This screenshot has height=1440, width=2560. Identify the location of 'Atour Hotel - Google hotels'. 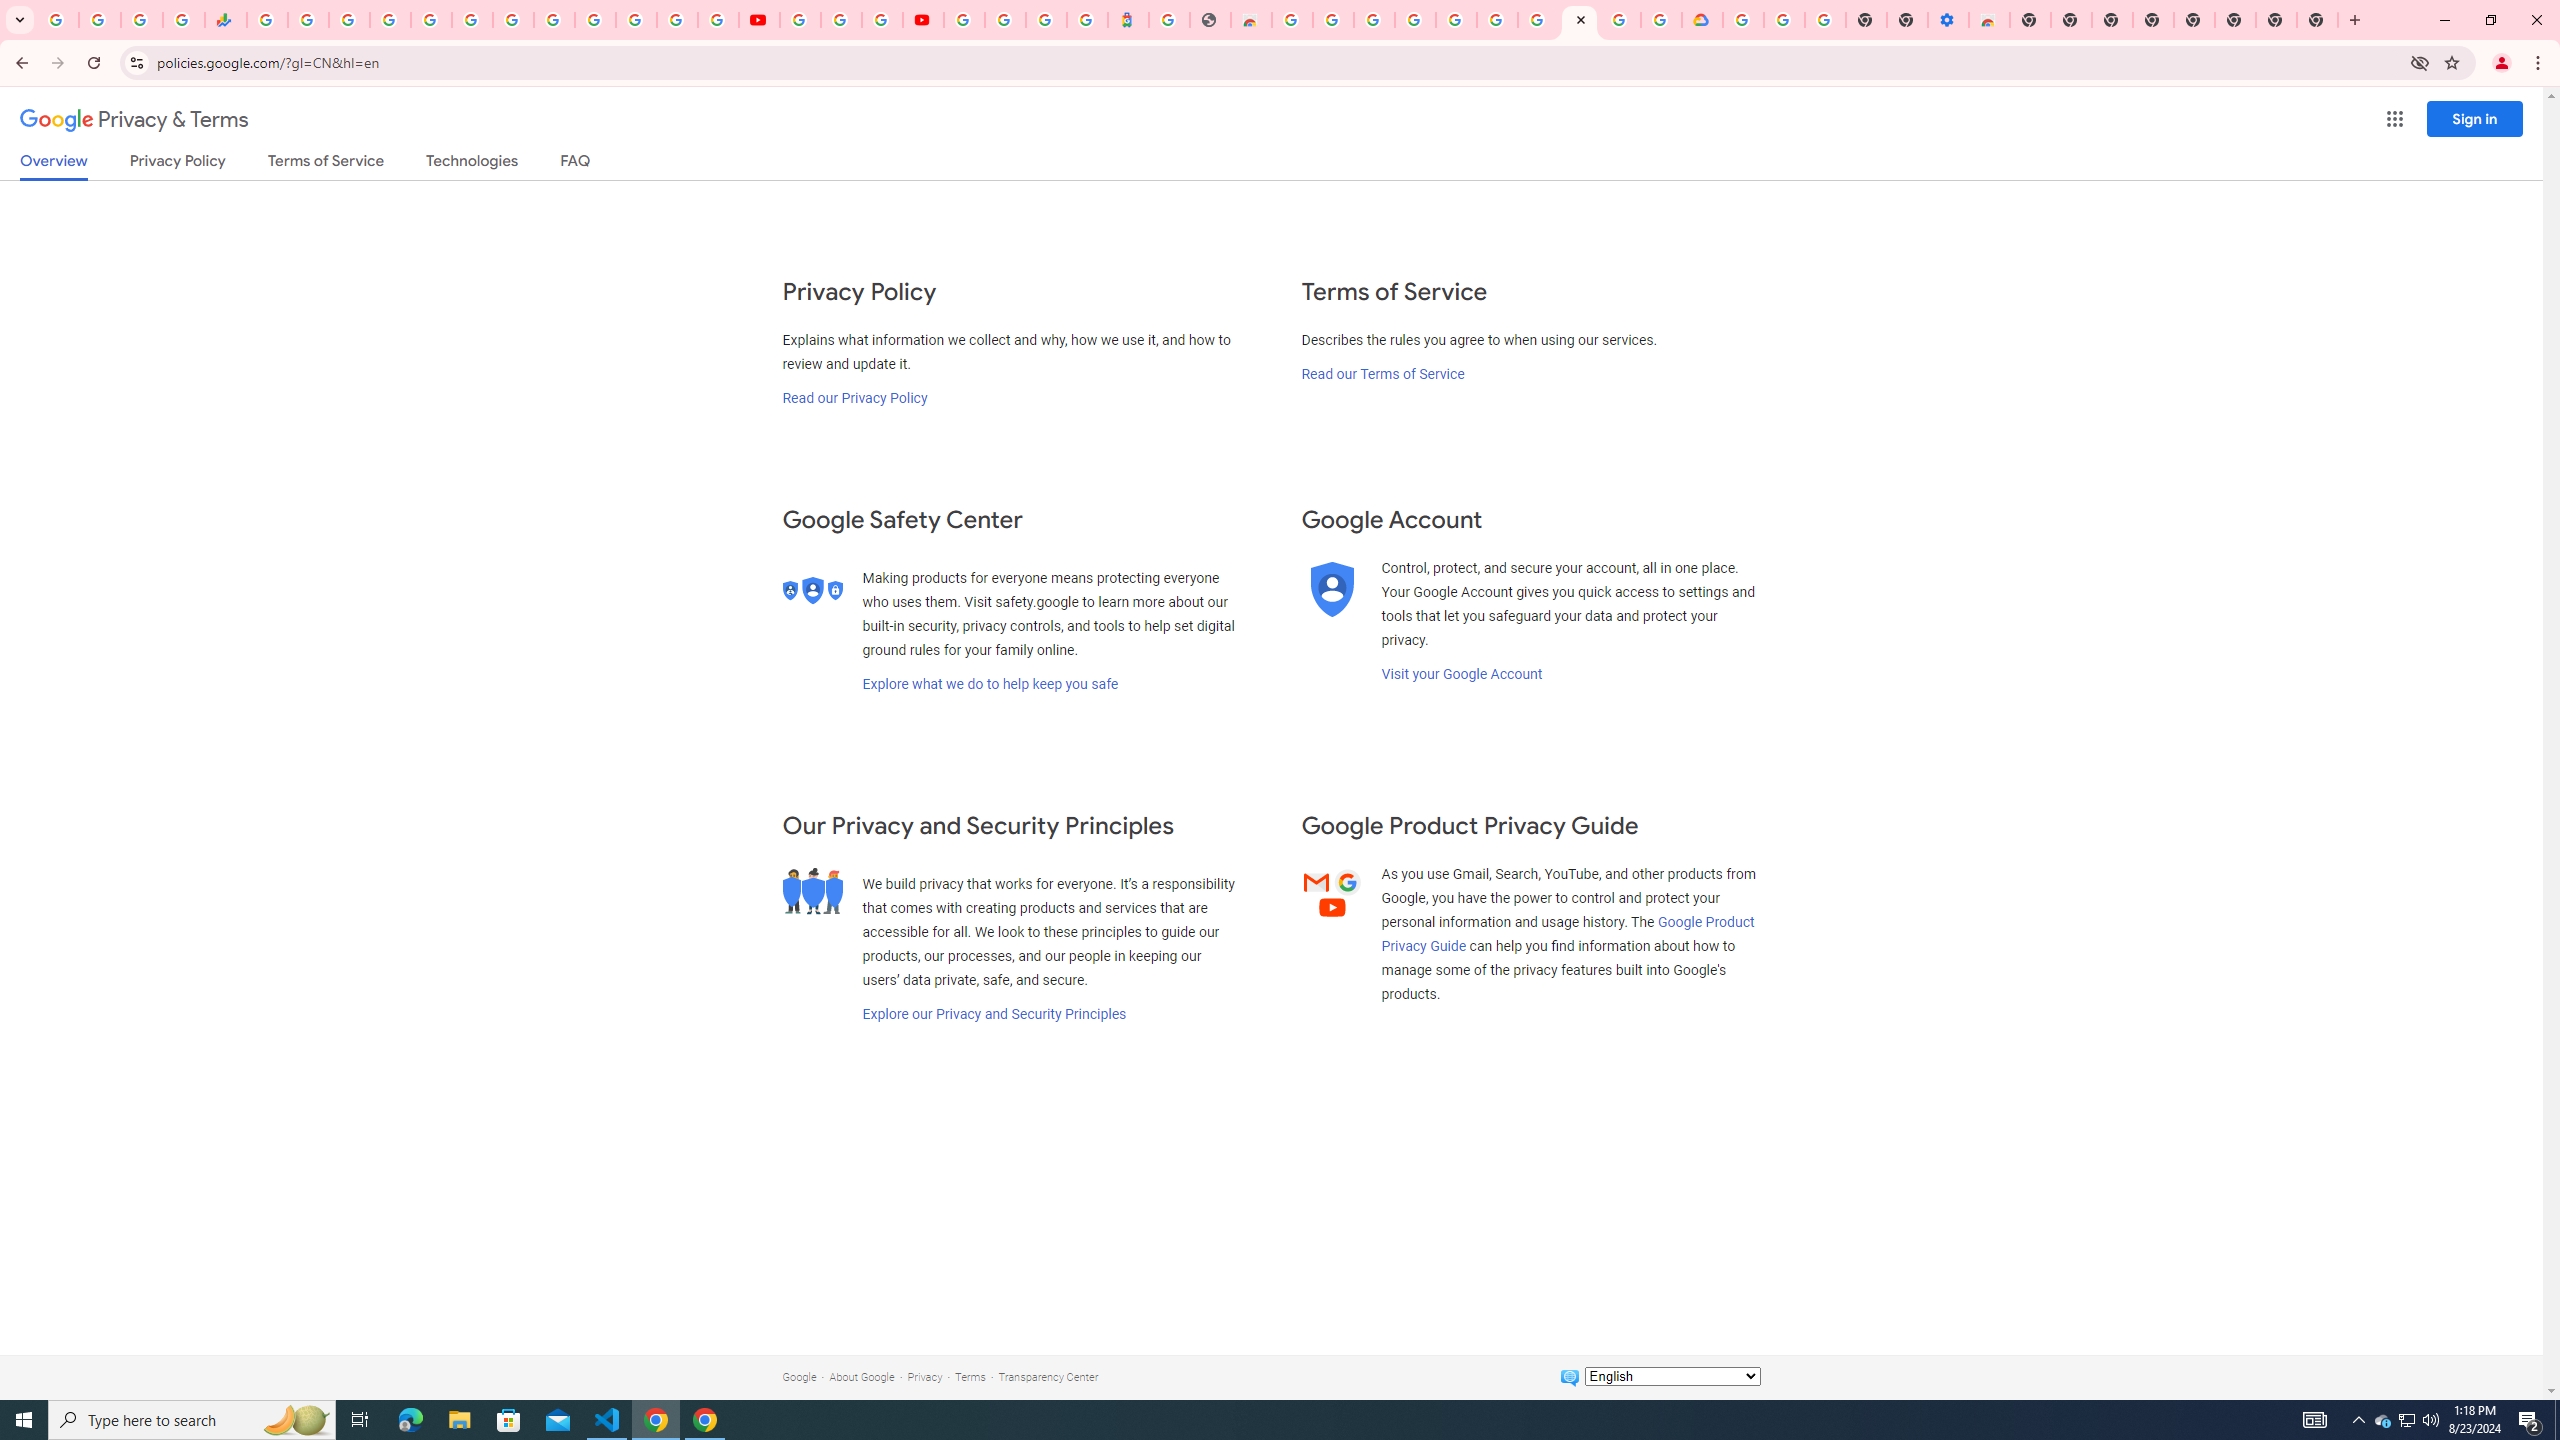
(1126, 19).